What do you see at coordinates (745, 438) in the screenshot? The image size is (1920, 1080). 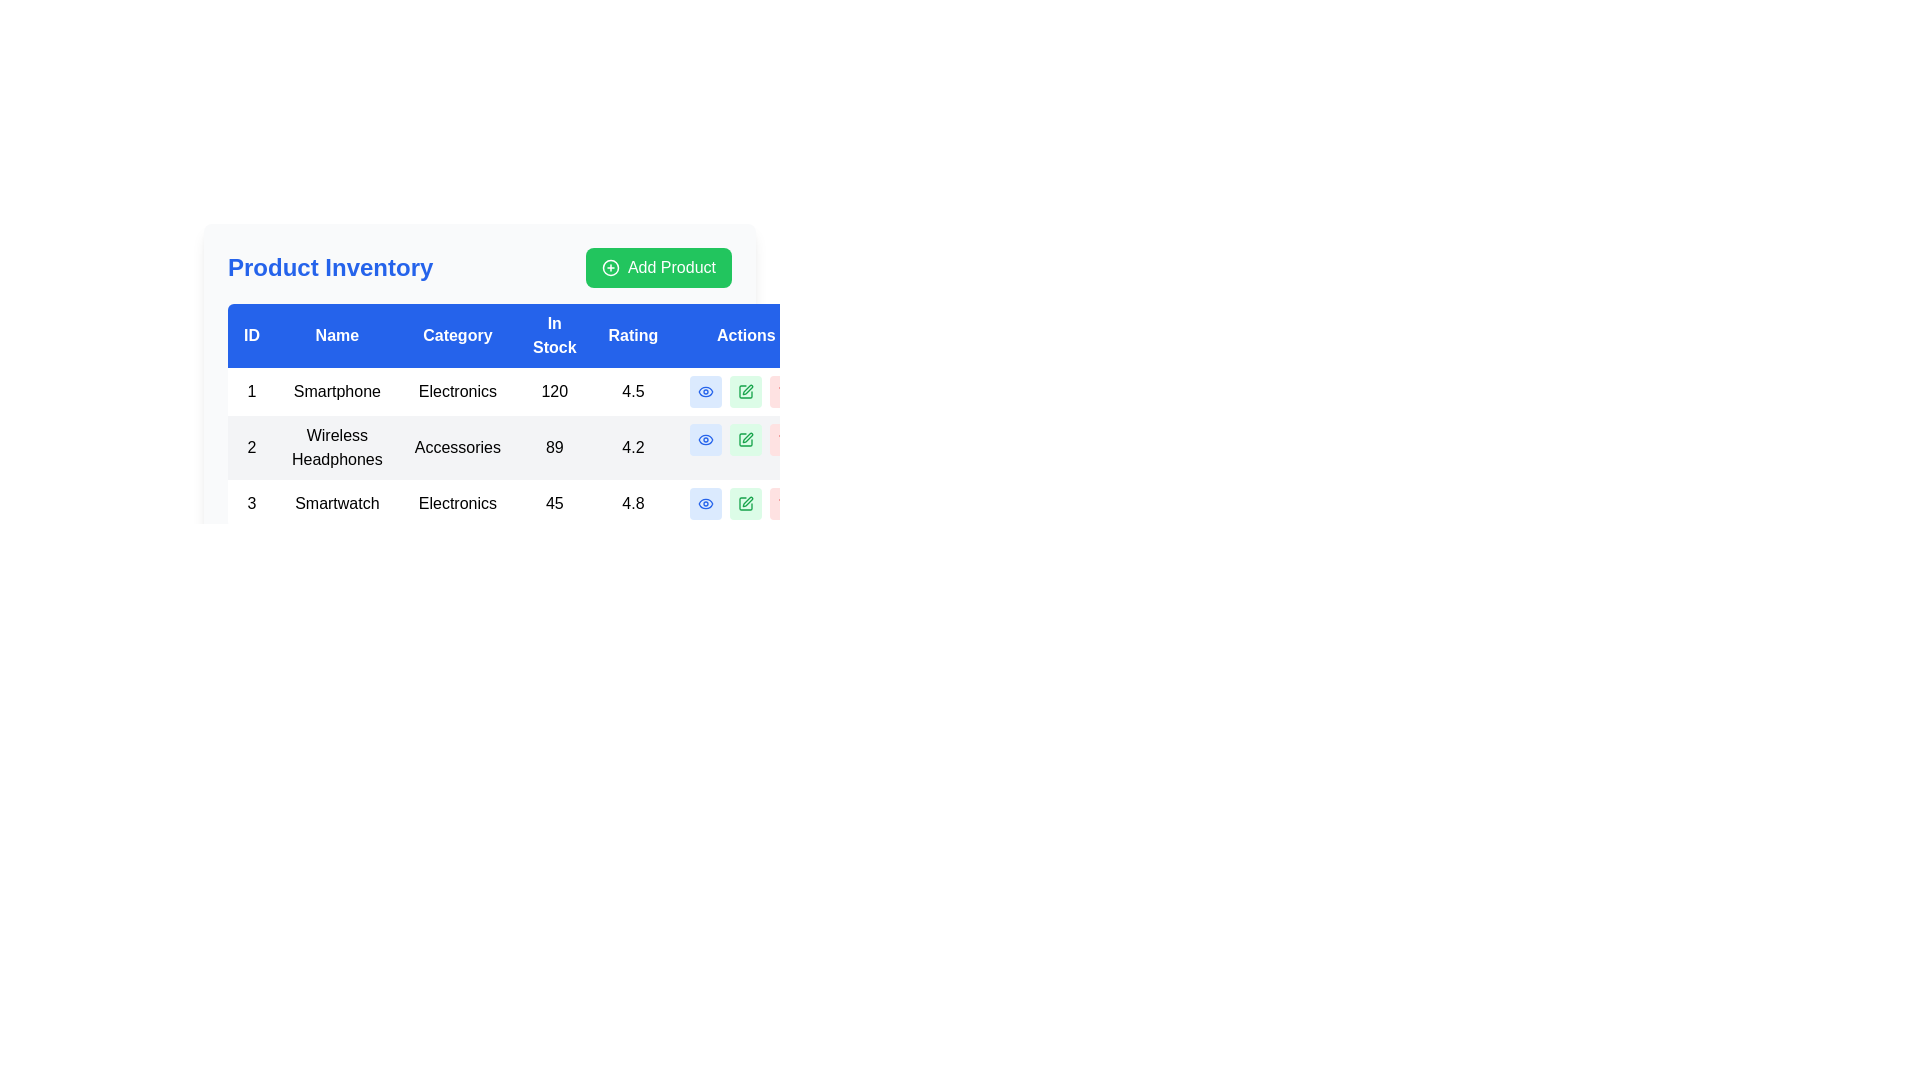 I see `the green button containing the stylized pen icon to initiate an action` at bounding box center [745, 438].